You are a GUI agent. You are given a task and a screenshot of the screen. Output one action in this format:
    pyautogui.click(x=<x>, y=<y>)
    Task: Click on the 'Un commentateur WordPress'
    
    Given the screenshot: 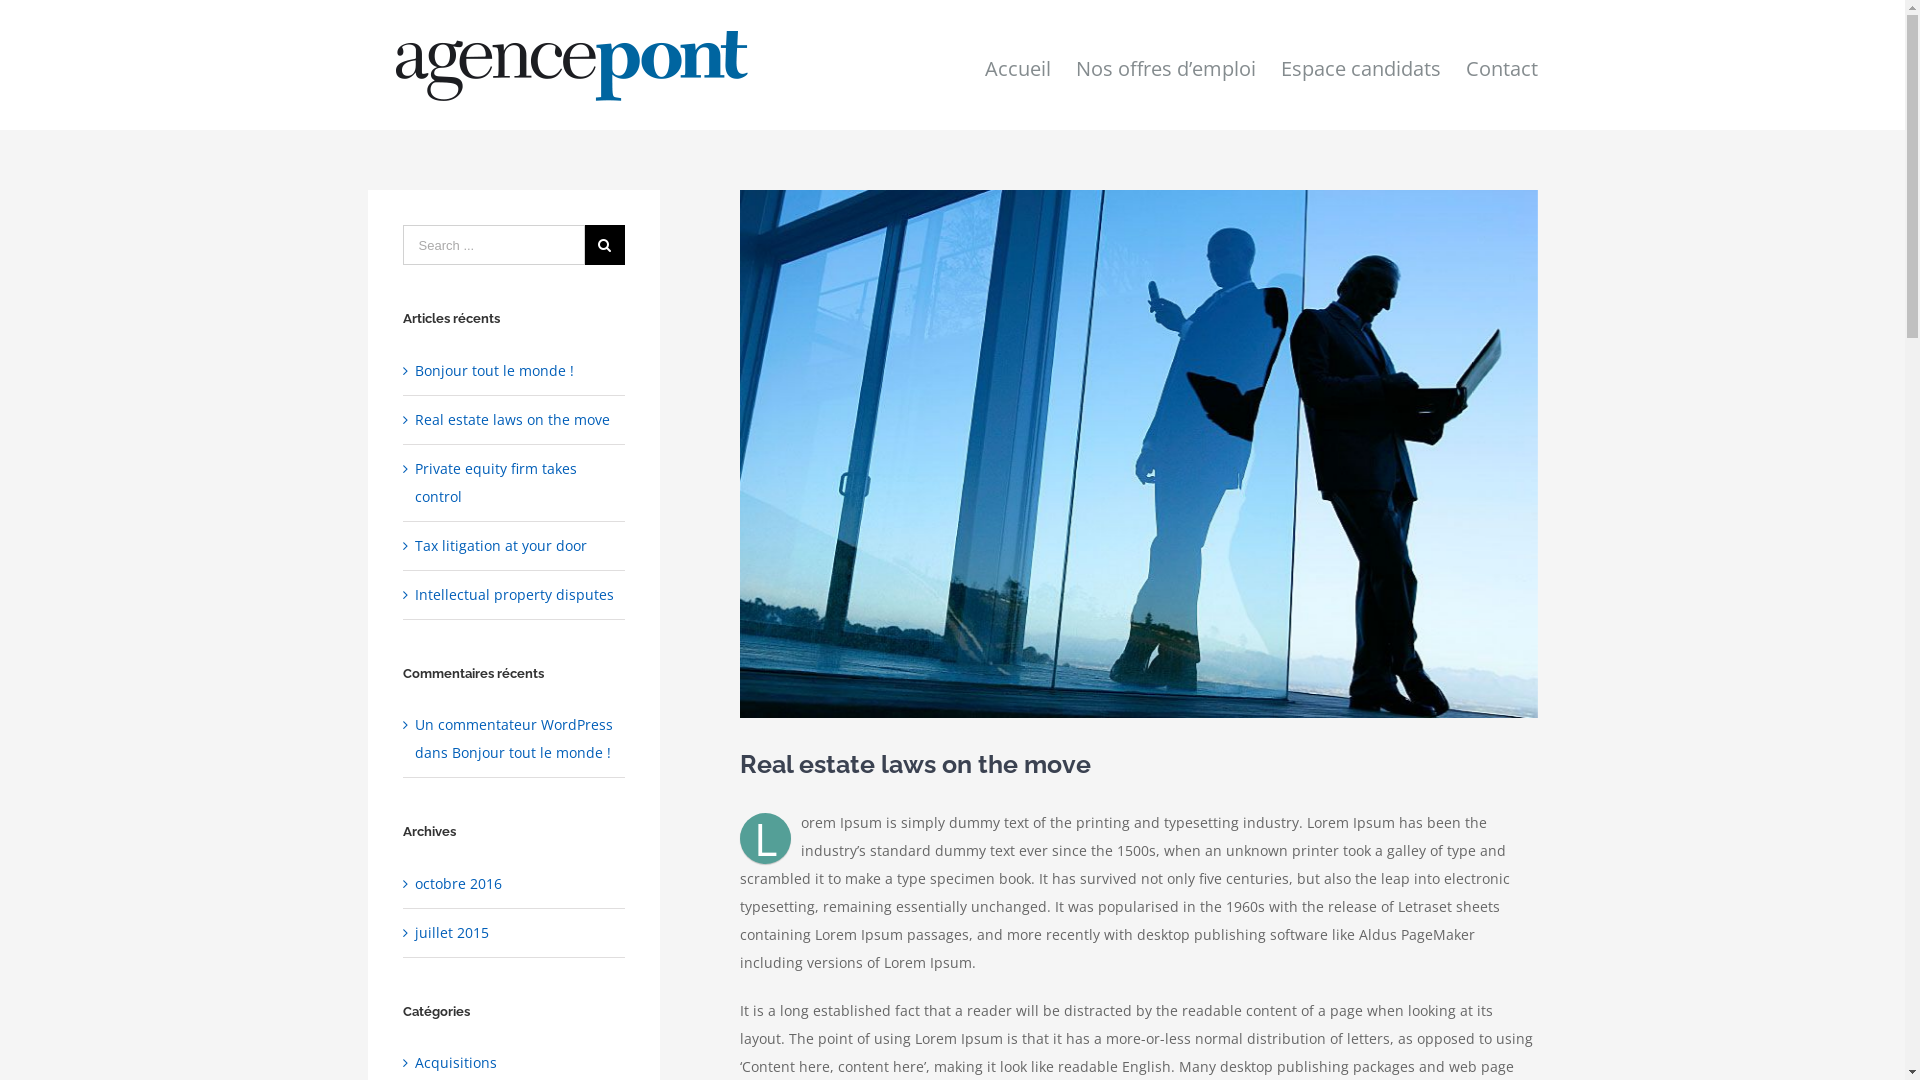 What is the action you would take?
    pyautogui.click(x=513, y=724)
    